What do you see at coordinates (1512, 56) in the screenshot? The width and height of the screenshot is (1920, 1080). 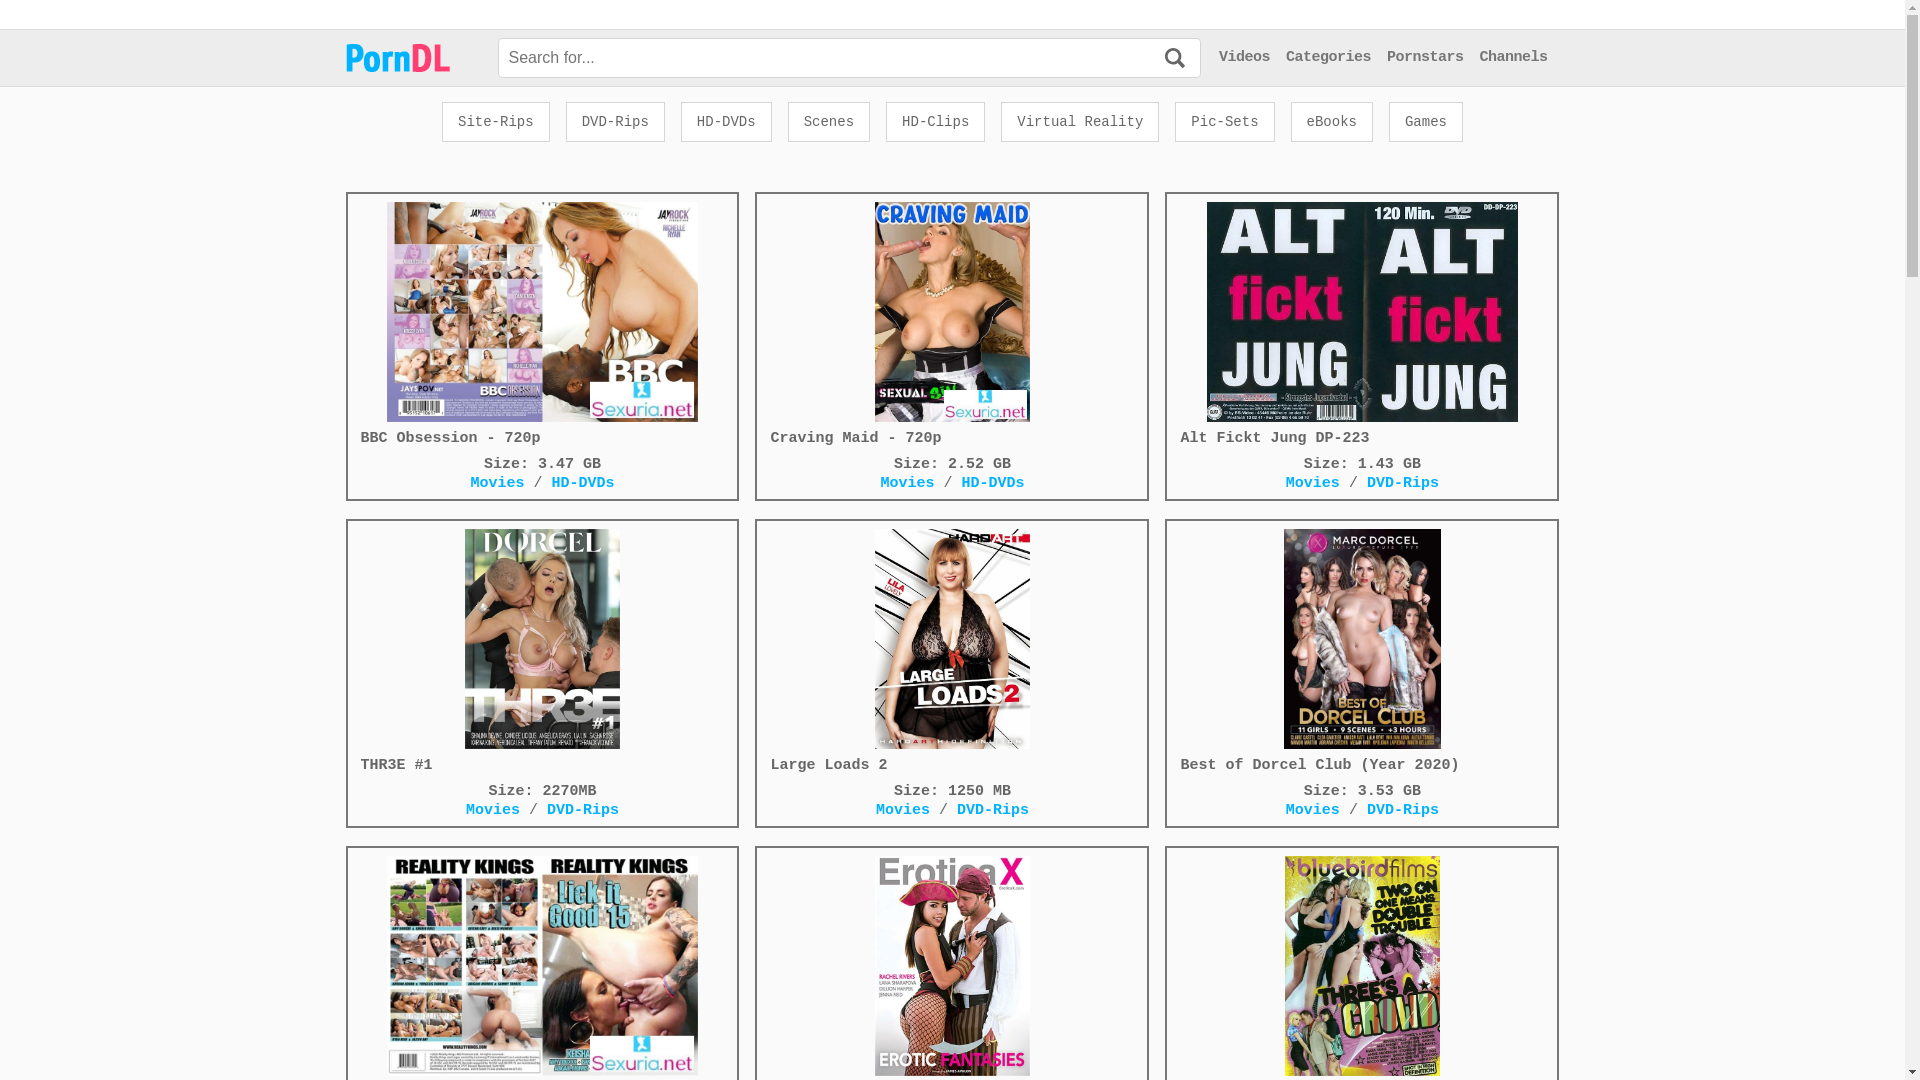 I see `'Channels'` at bounding box center [1512, 56].